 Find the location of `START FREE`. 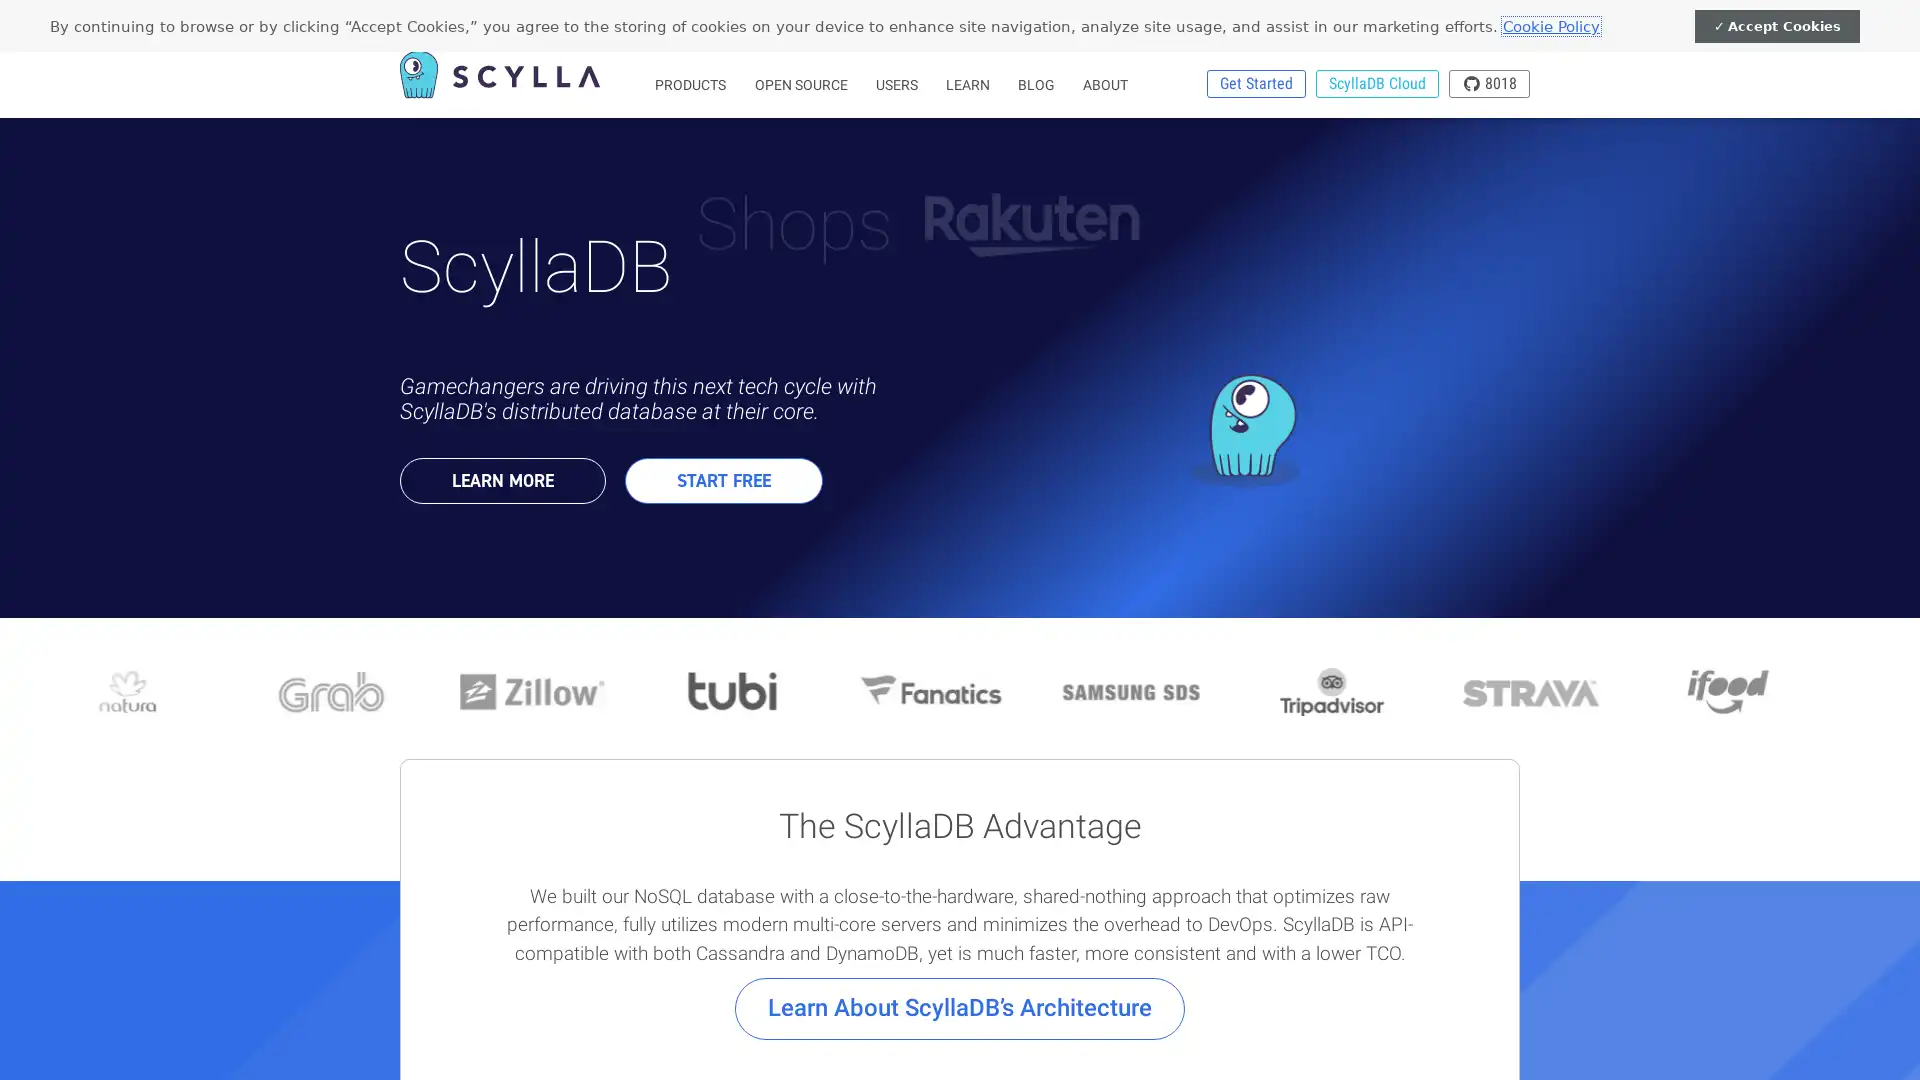

START FREE is located at coordinates (723, 480).